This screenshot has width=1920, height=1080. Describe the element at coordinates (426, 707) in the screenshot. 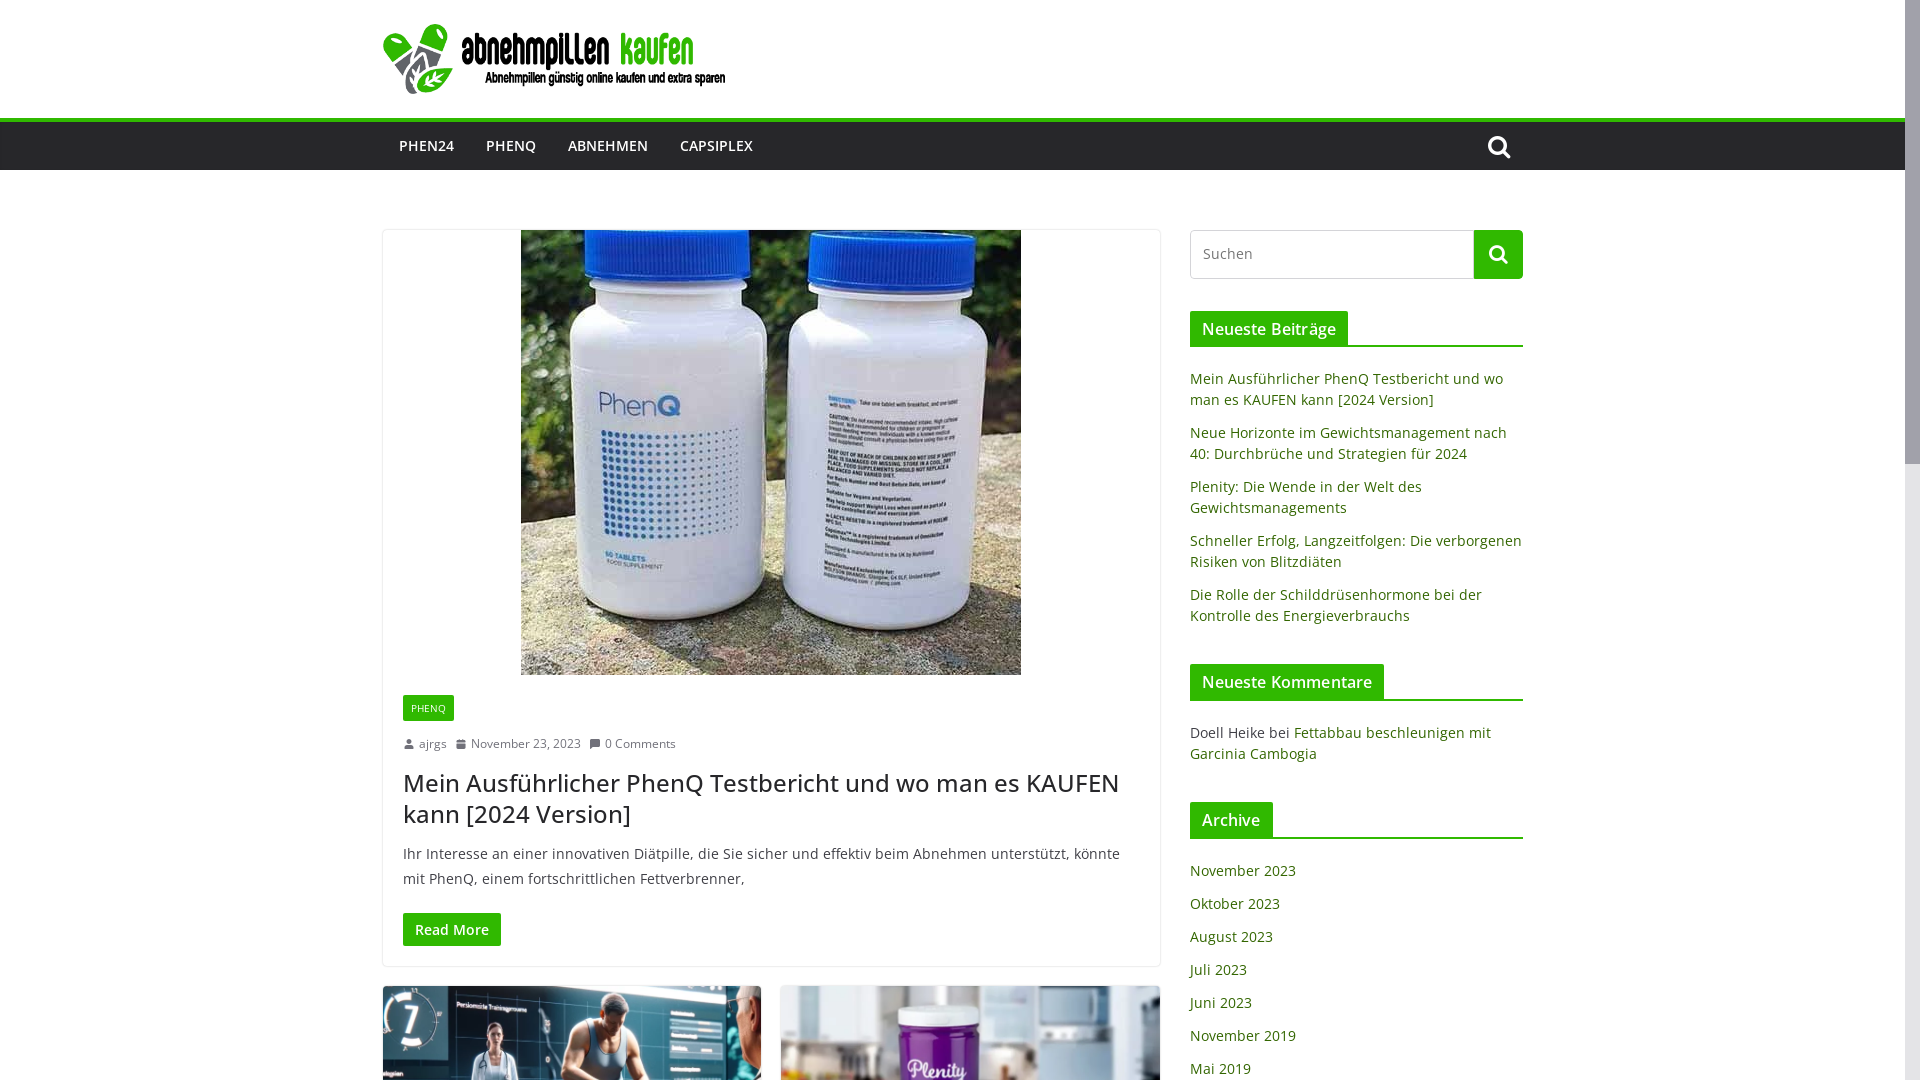

I see `'PHENQ'` at that location.